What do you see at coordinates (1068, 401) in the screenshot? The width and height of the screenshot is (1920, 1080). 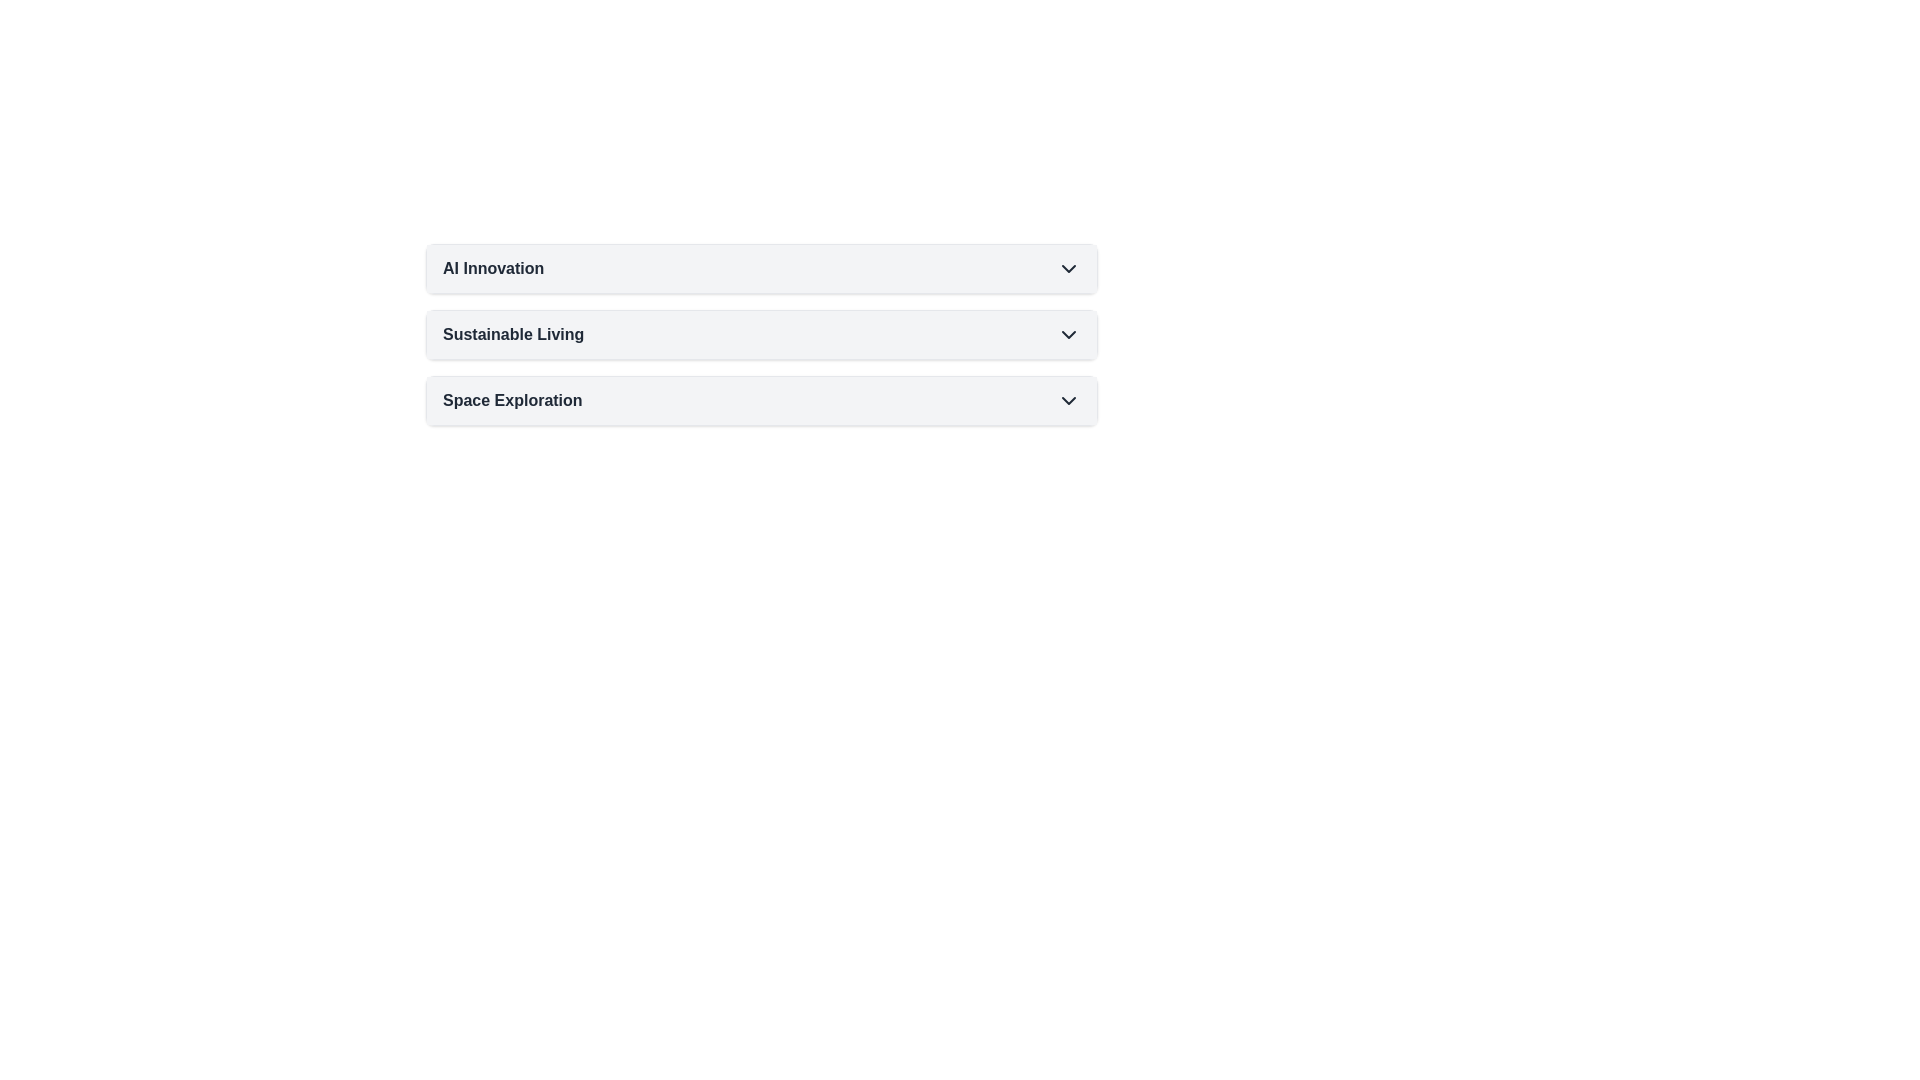 I see `the downward-pointing chevron icon indicating expandable content on the 'Space Exploration' tab` at bounding box center [1068, 401].